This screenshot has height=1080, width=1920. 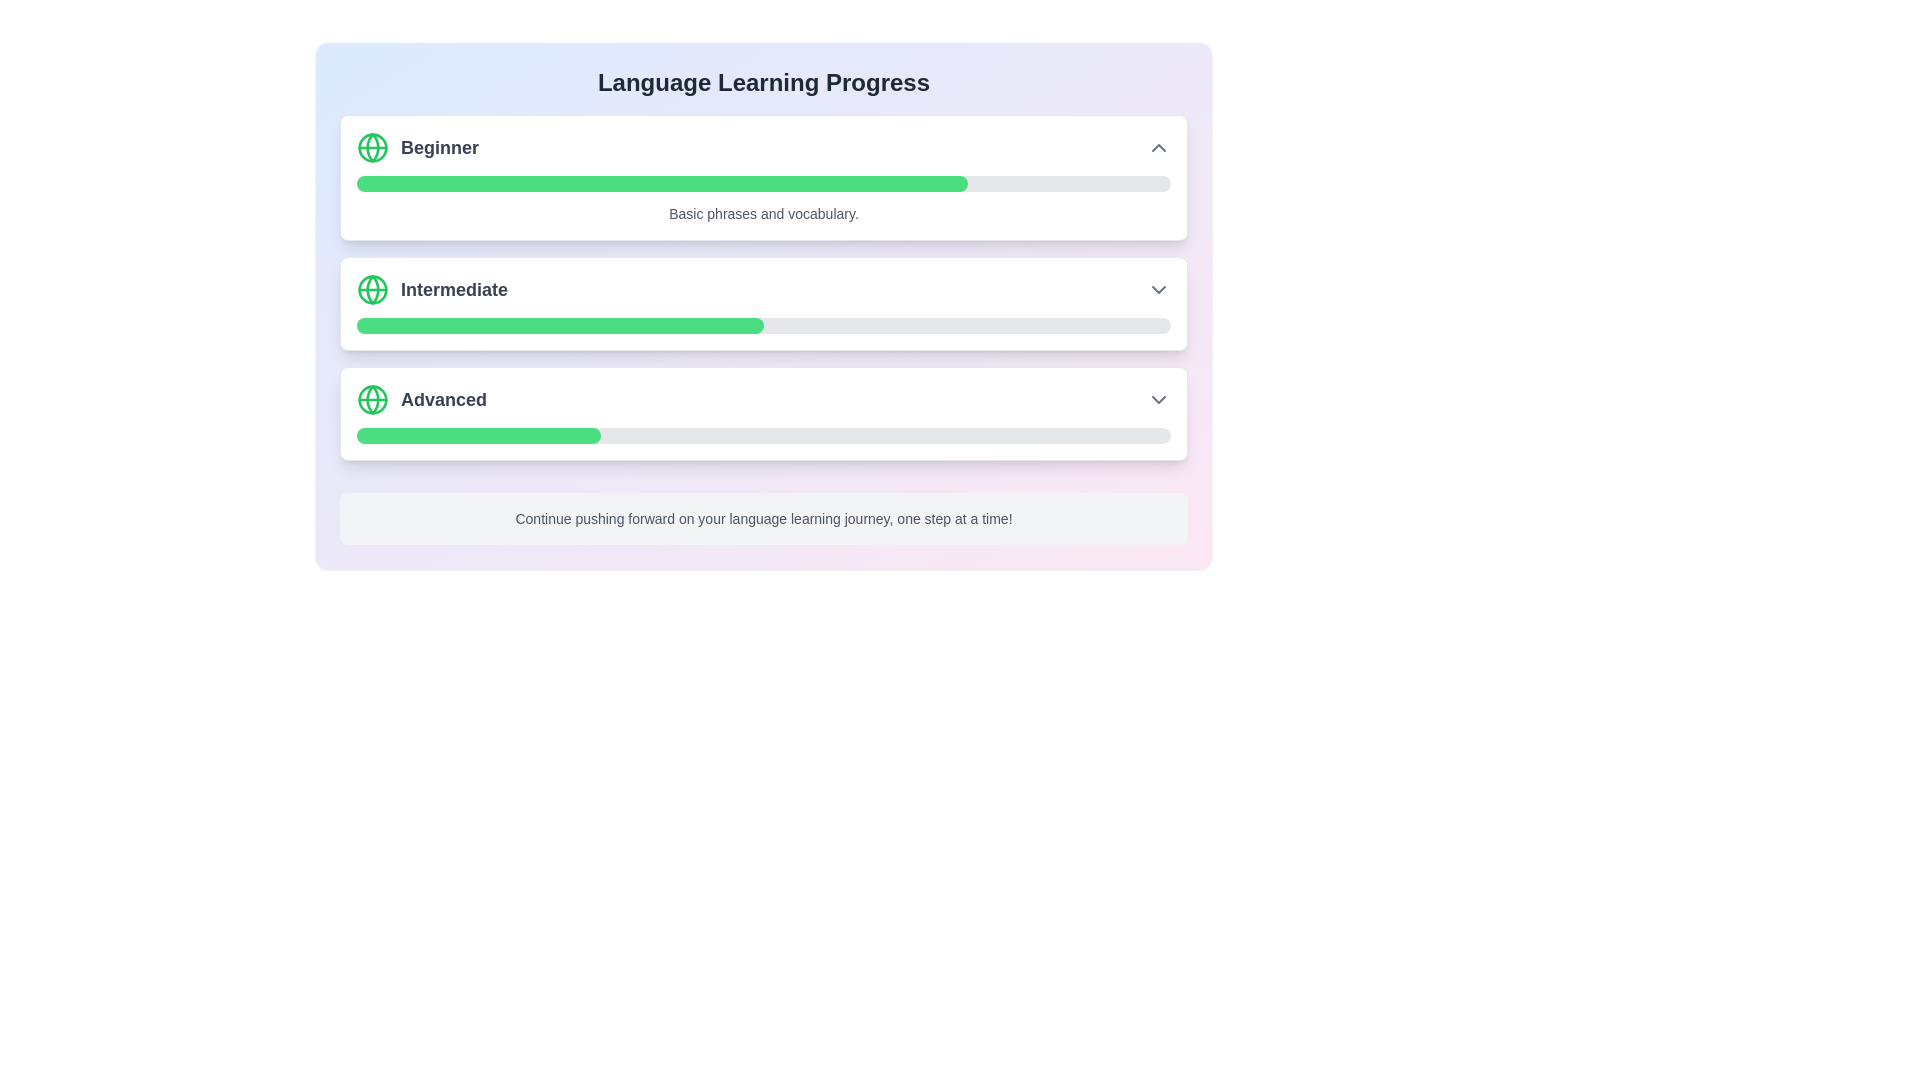 What do you see at coordinates (662, 184) in the screenshot?
I see `the green filled segment of the progress indicator representing 75% completion in the 'Beginner' section of the Language Learning Progress interface` at bounding box center [662, 184].